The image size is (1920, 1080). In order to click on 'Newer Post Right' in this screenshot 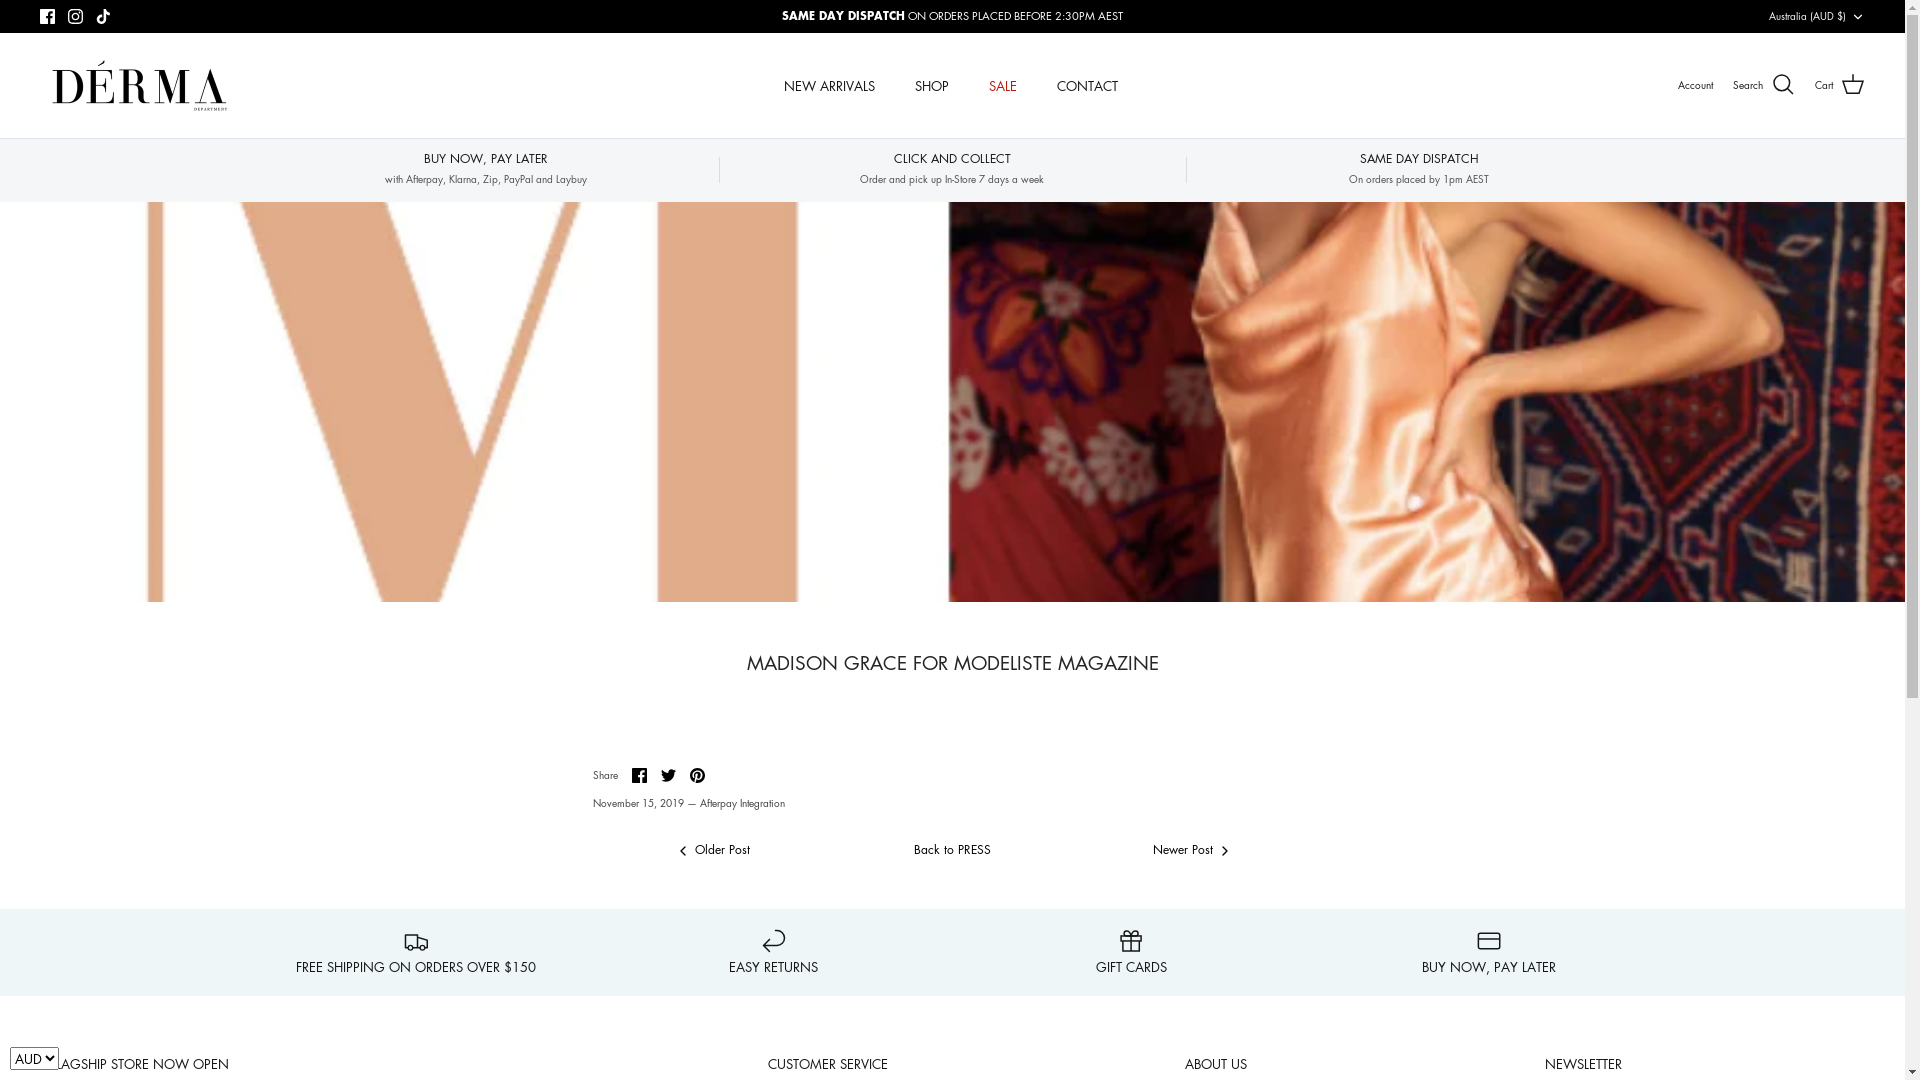, I will do `click(1191, 849)`.